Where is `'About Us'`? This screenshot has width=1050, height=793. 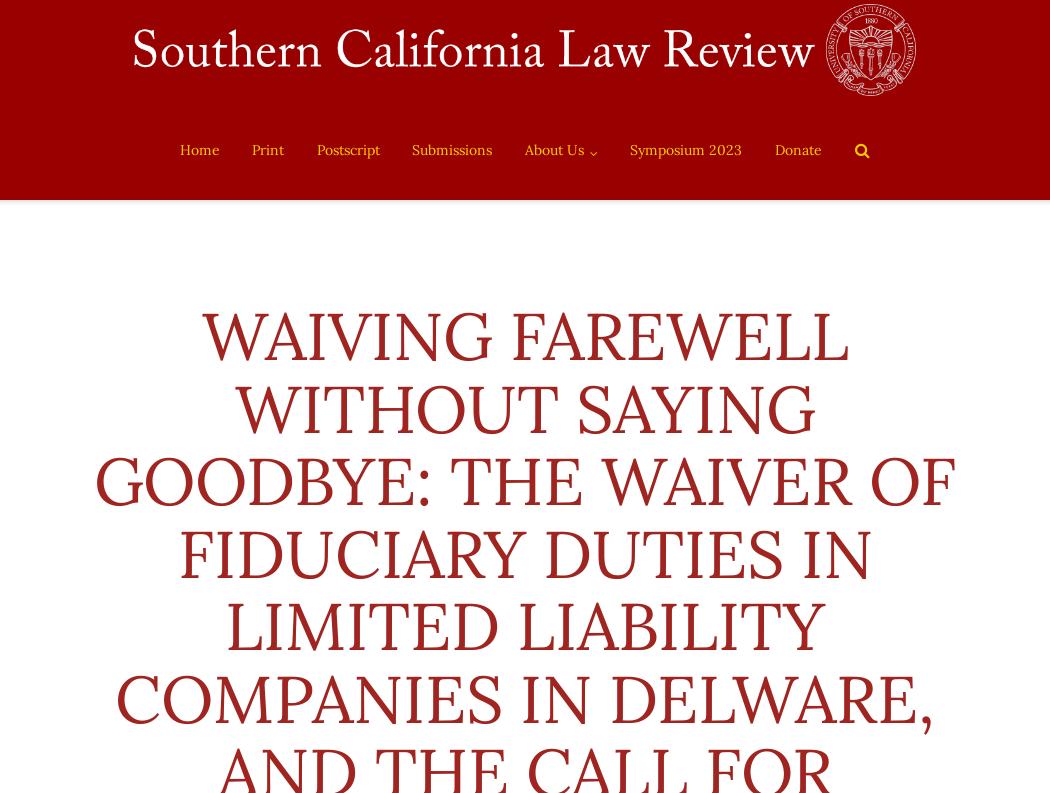
'About Us' is located at coordinates (522, 150).